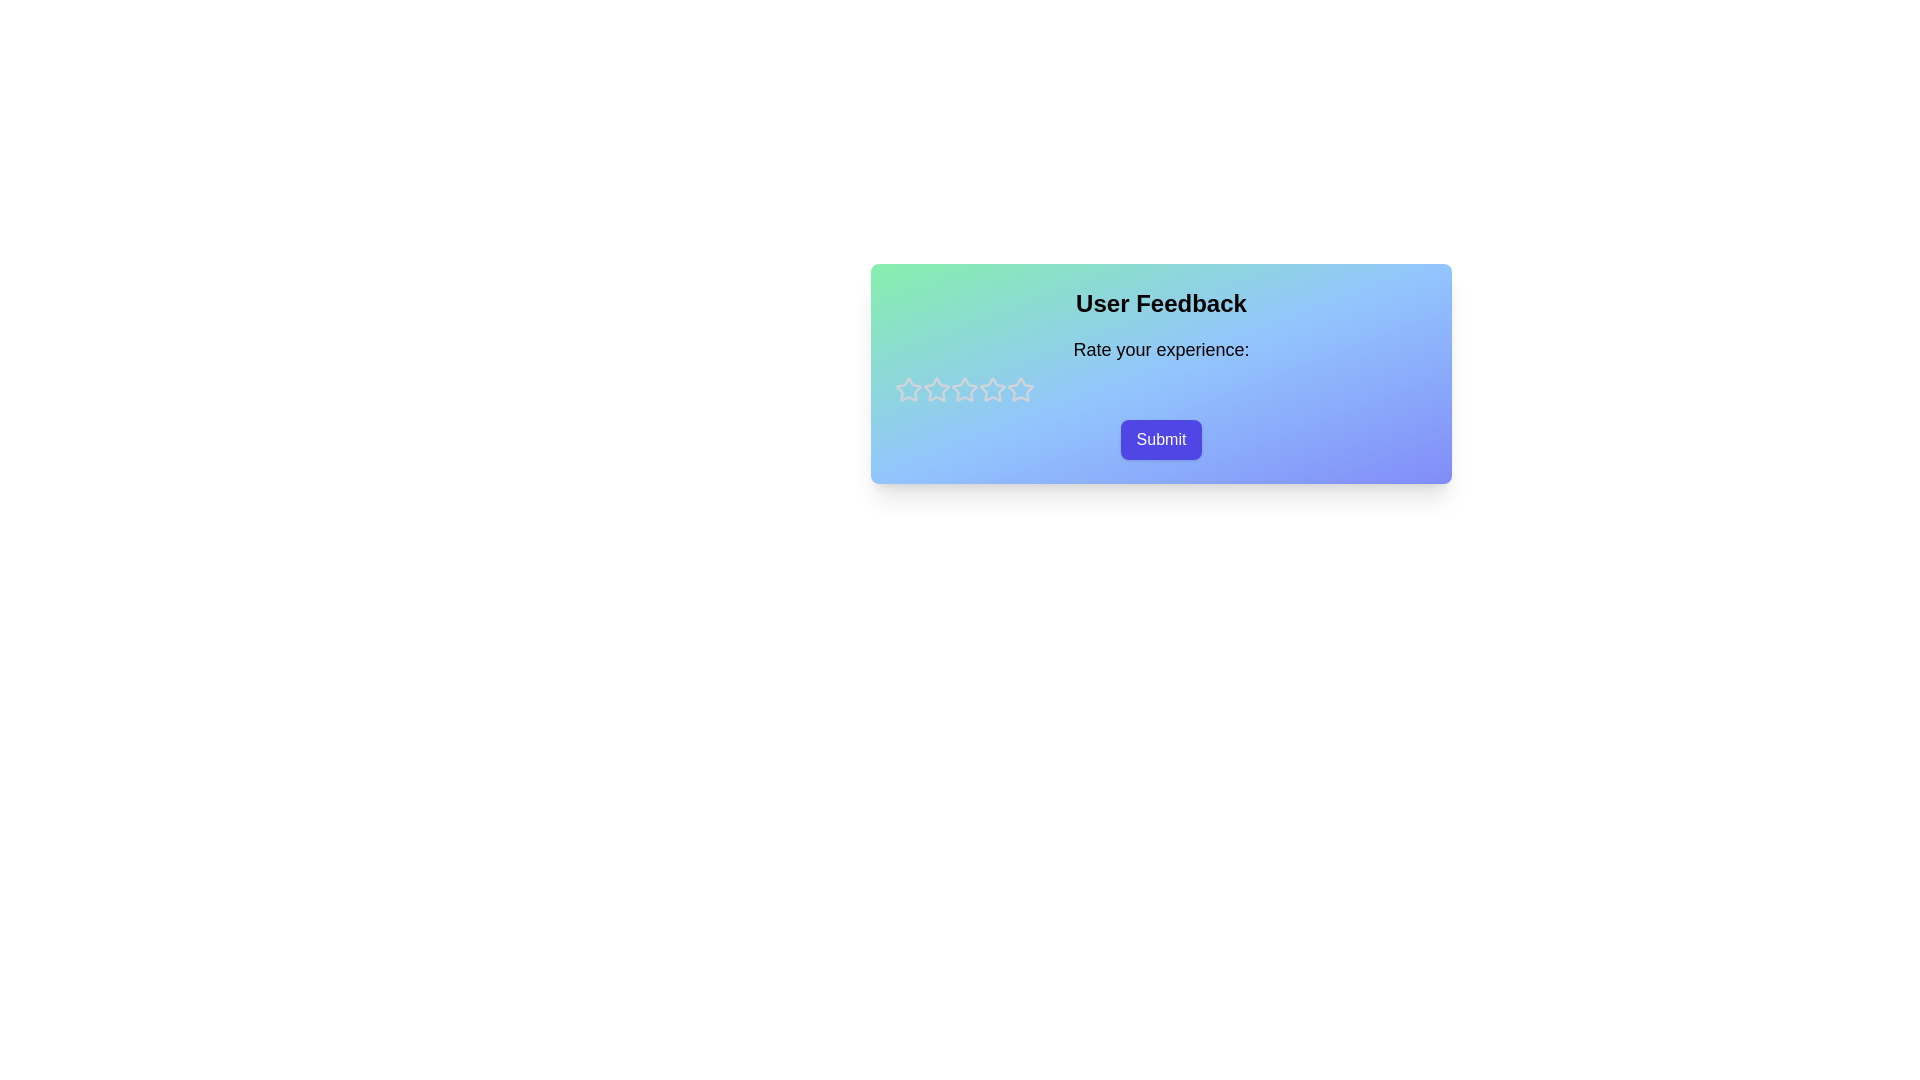  I want to click on the leftmost gray, outlined star icon in the rating widget, so click(907, 389).